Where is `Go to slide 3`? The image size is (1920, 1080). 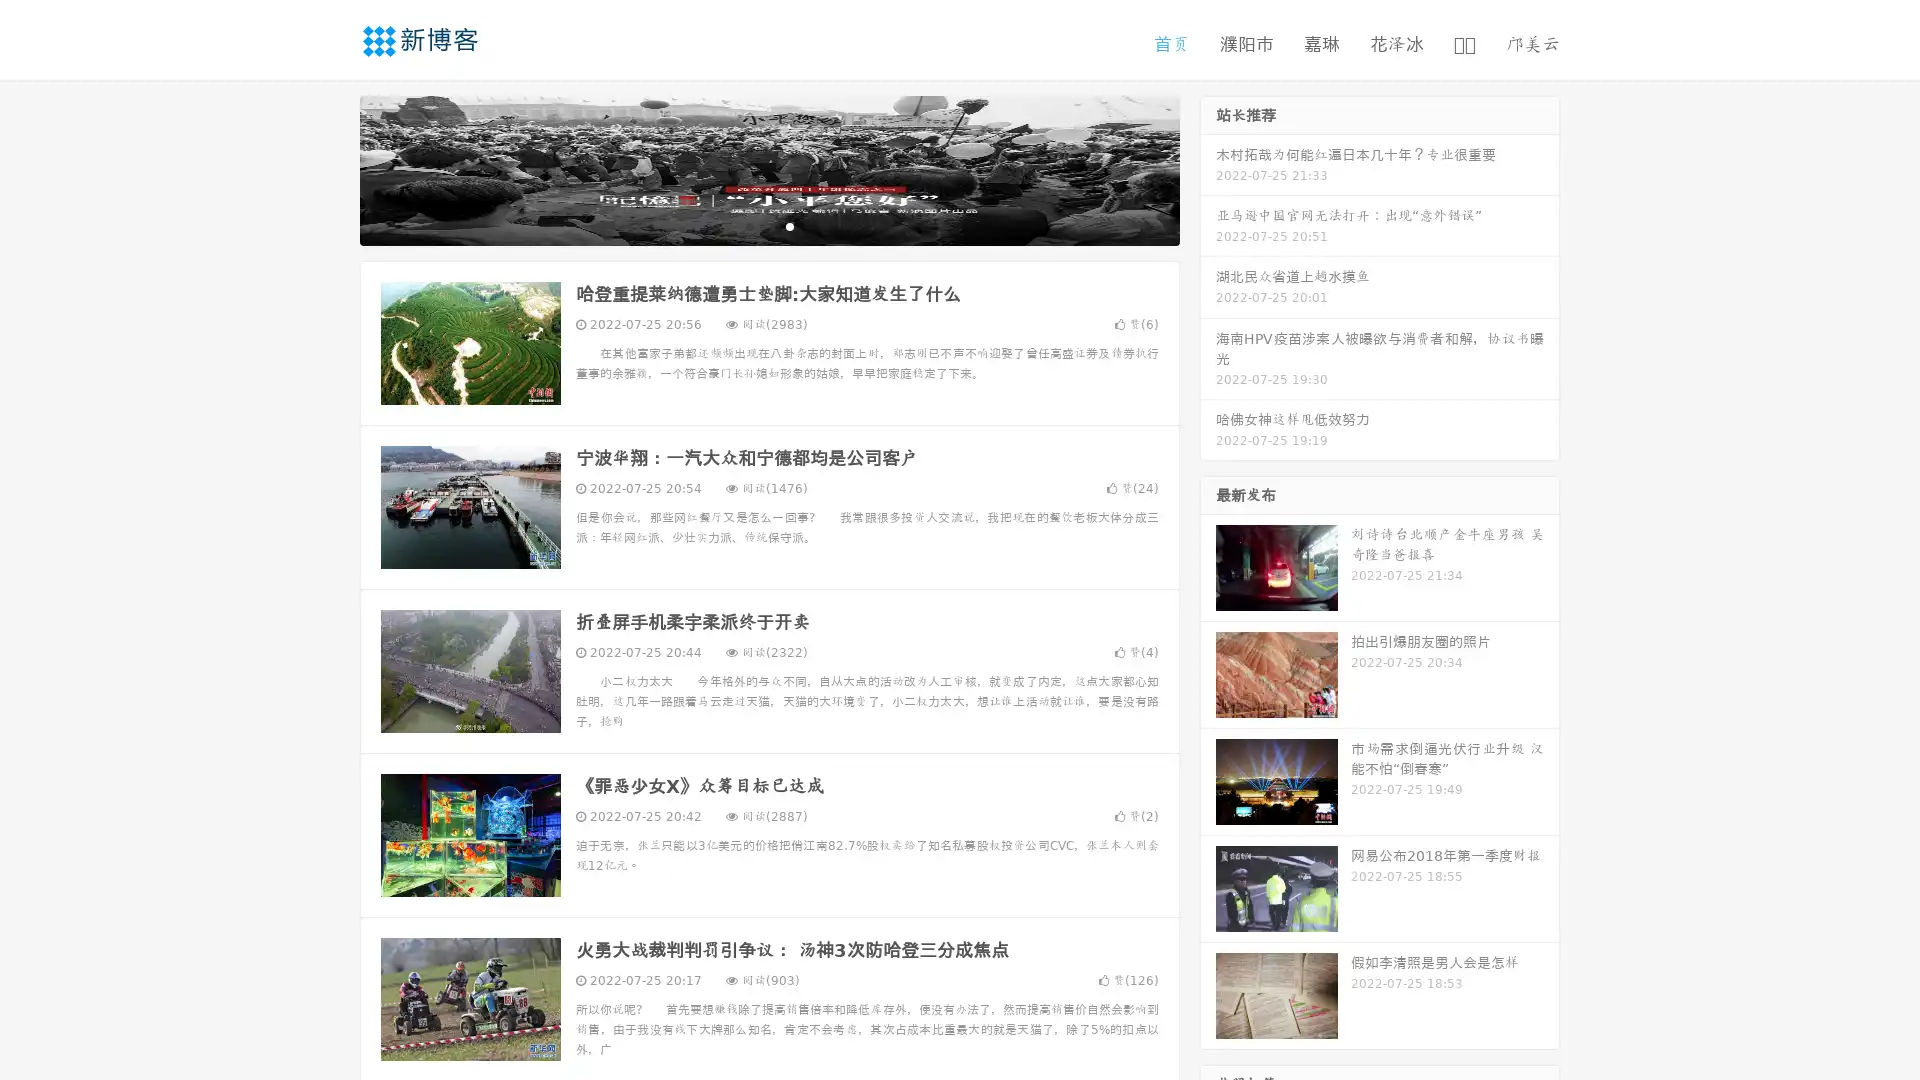 Go to slide 3 is located at coordinates (789, 225).